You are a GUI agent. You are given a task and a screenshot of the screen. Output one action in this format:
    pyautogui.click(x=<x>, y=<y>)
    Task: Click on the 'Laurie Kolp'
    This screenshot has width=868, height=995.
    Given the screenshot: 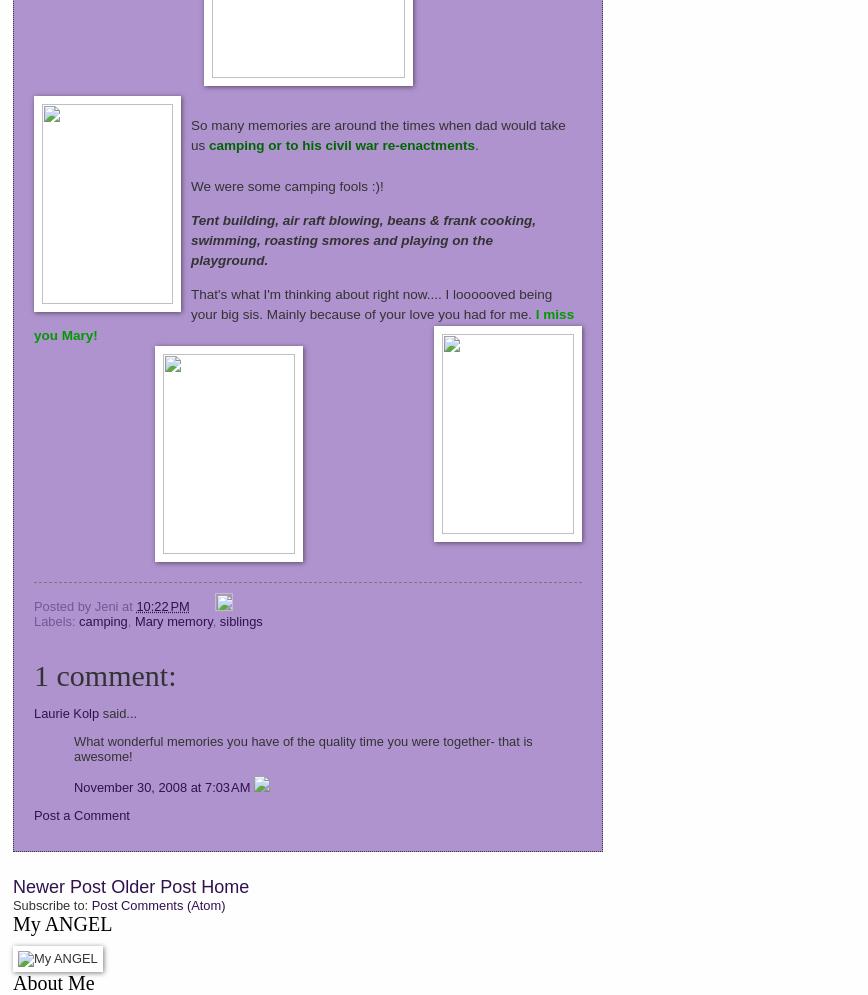 What is the action you would take?
    pyautogui.click(x=66, y=712)
    